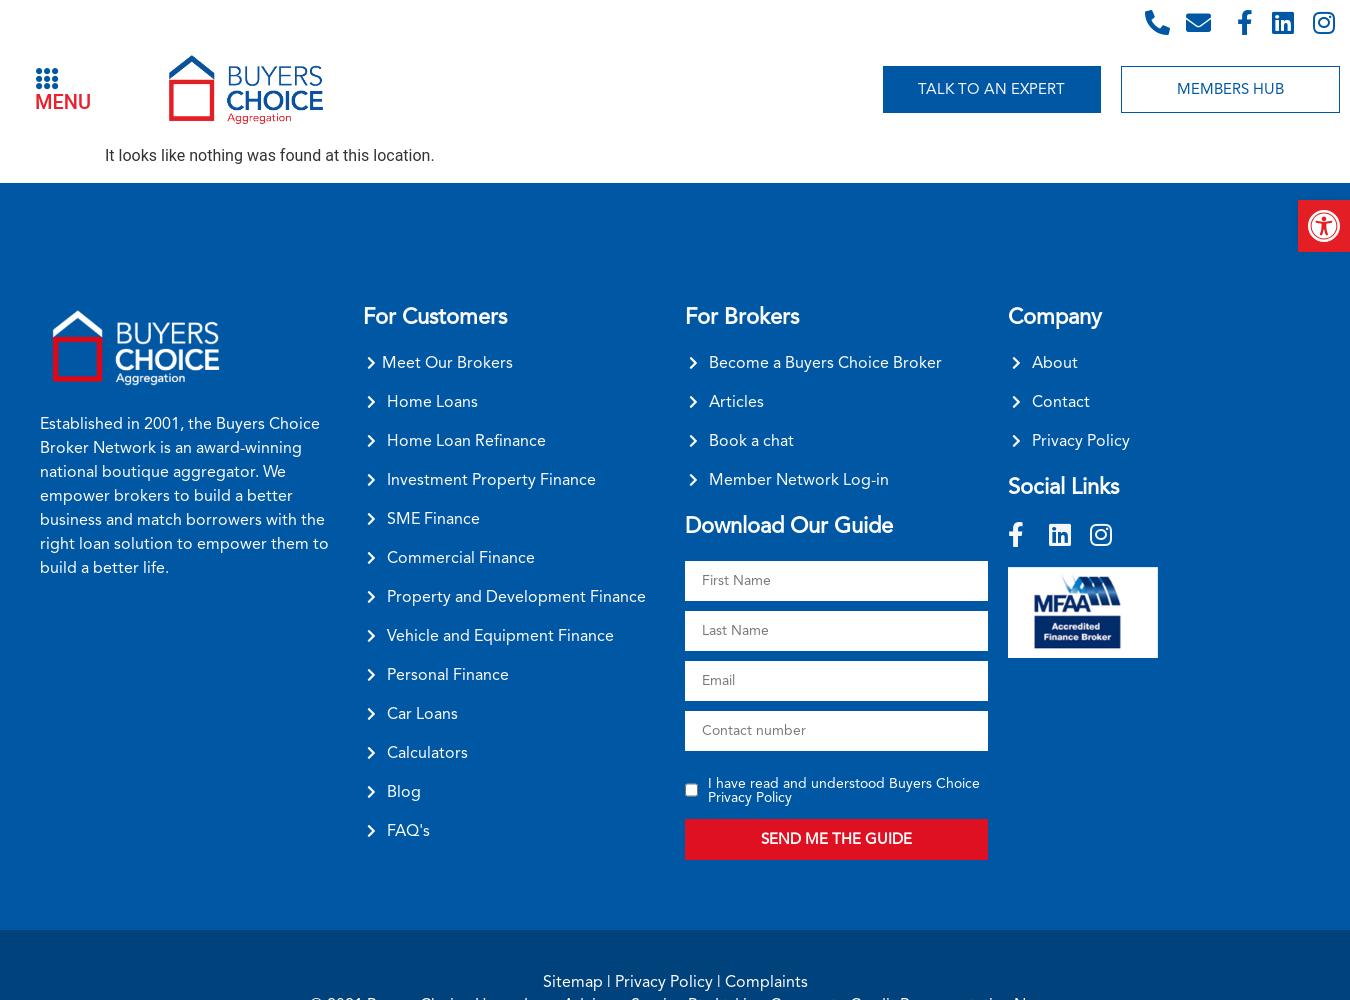 The width and height of the screenshot is (1350, 1000). Describe the element at coordinates (1053, 361) in the screenshot. I see `'About'` at that location.